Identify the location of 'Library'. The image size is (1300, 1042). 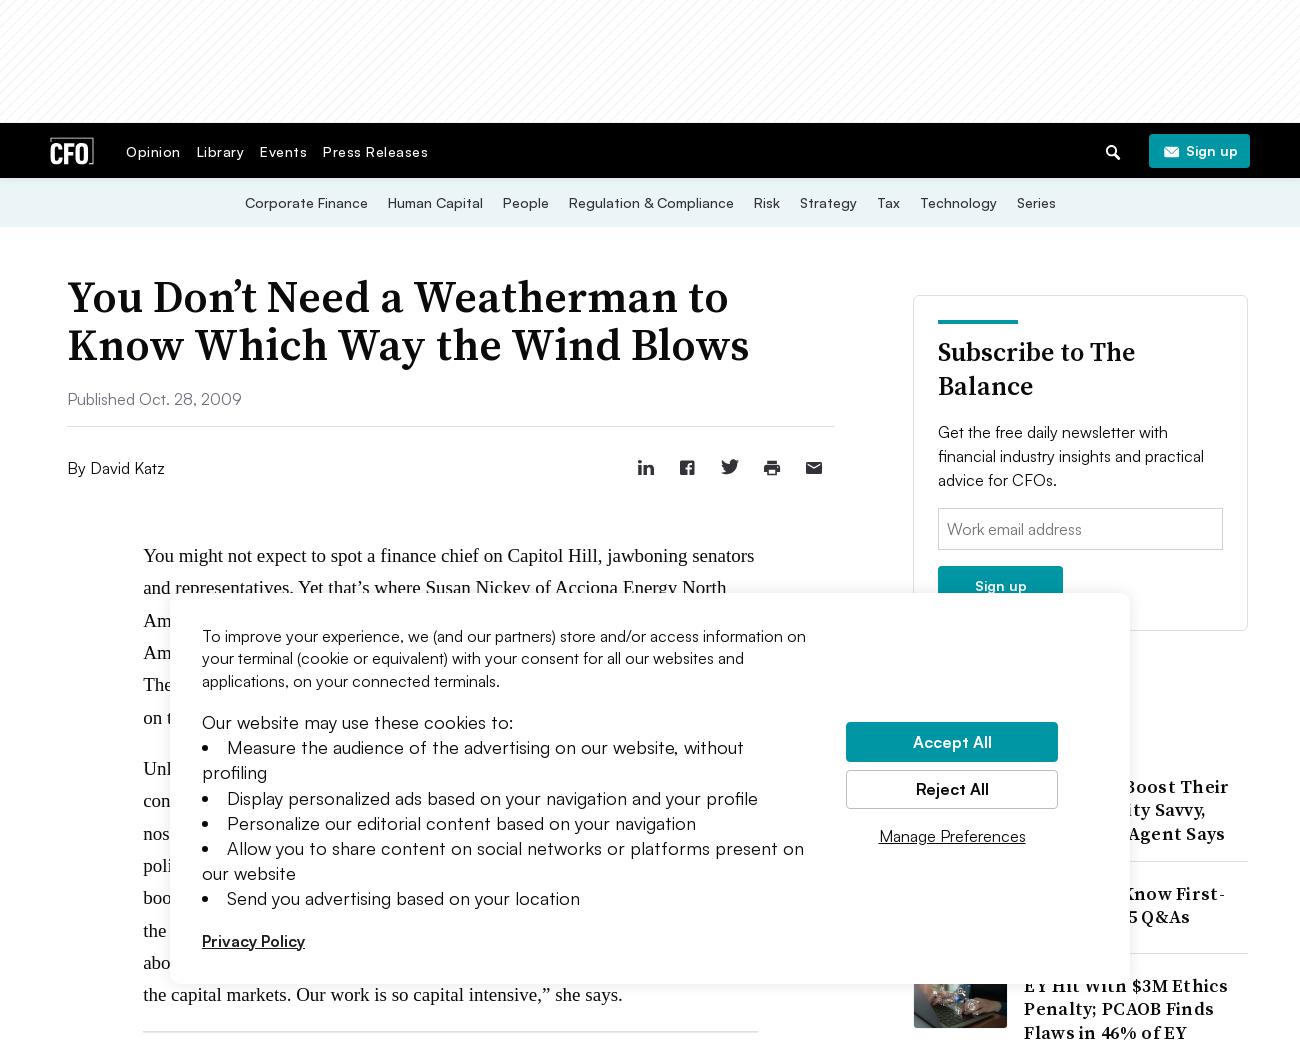
(218, 150).